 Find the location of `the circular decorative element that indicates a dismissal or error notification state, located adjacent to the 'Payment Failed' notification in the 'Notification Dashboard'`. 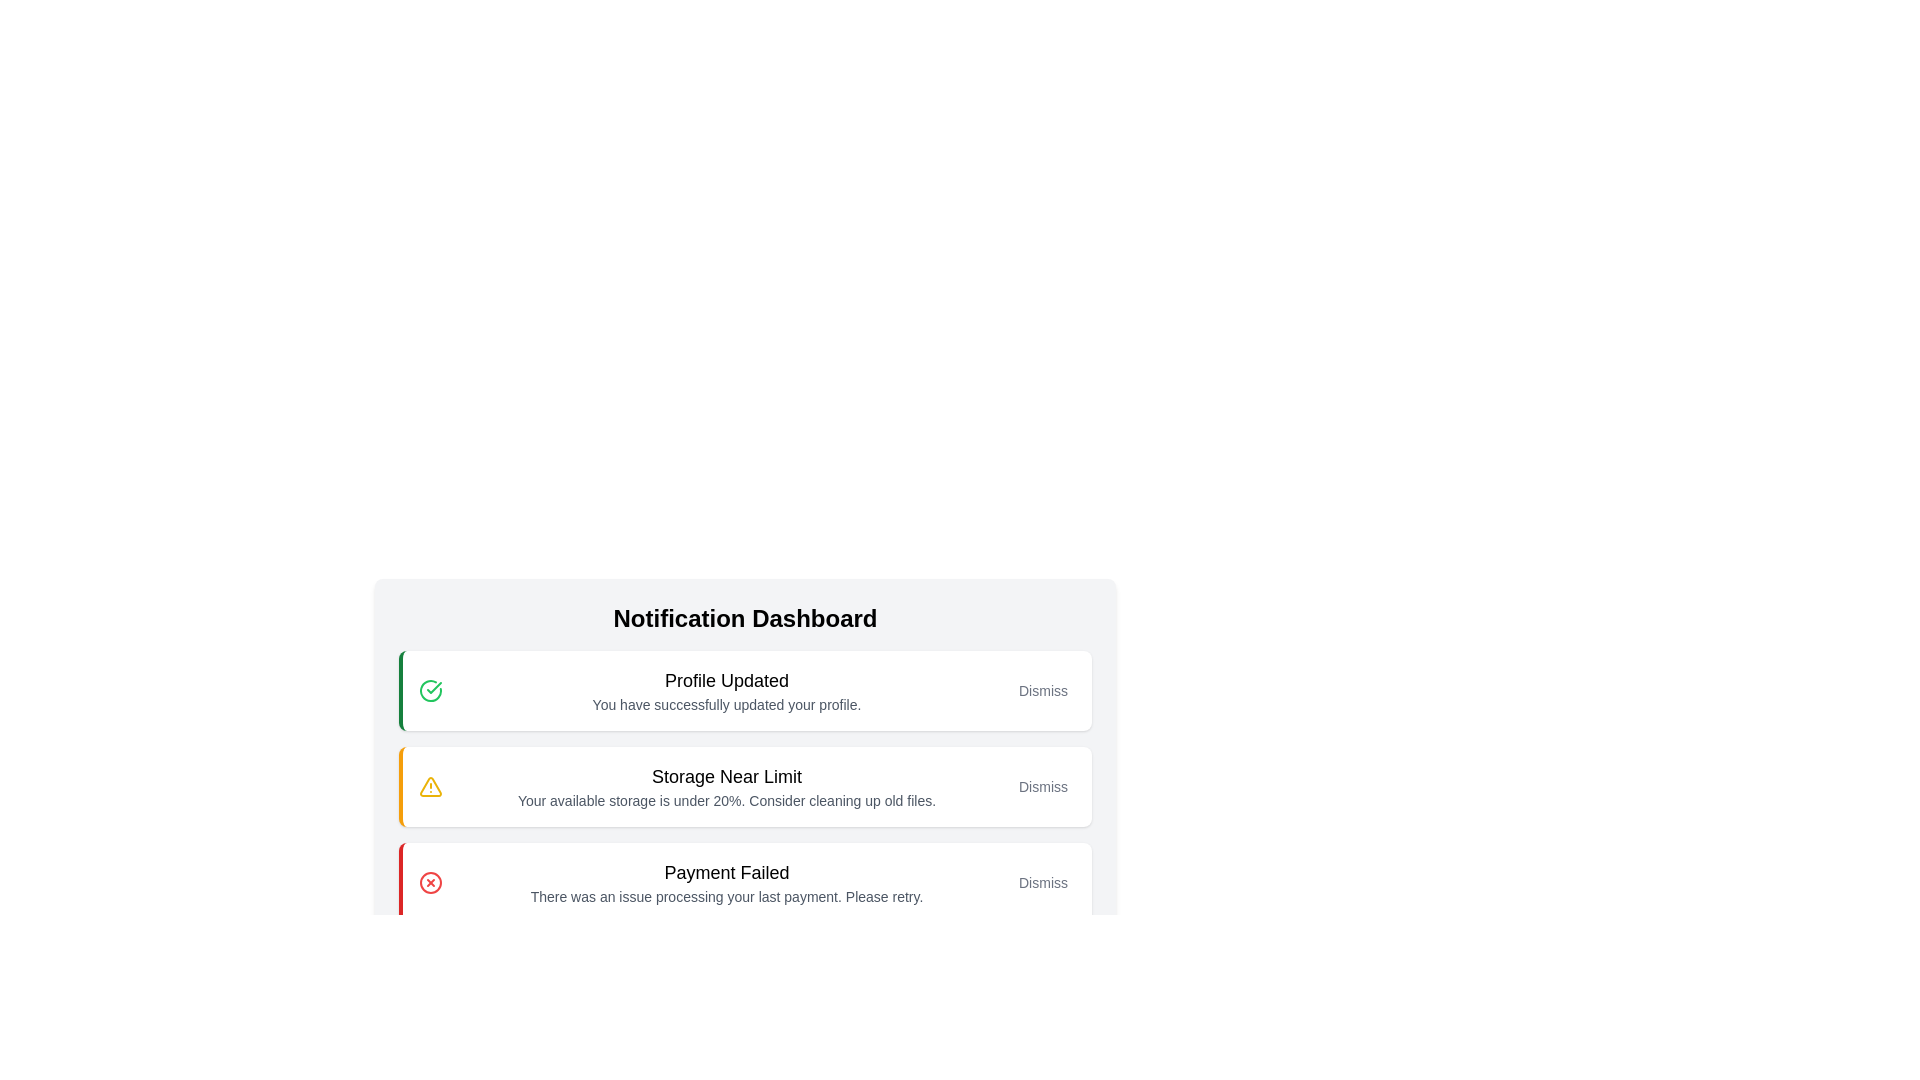

the circular decorative element that indicates a dismissal or error notification state, located adjacent to the 'Payment Failed' notification in the 'Notification Dashboard' is located at coordinates (430, 882).